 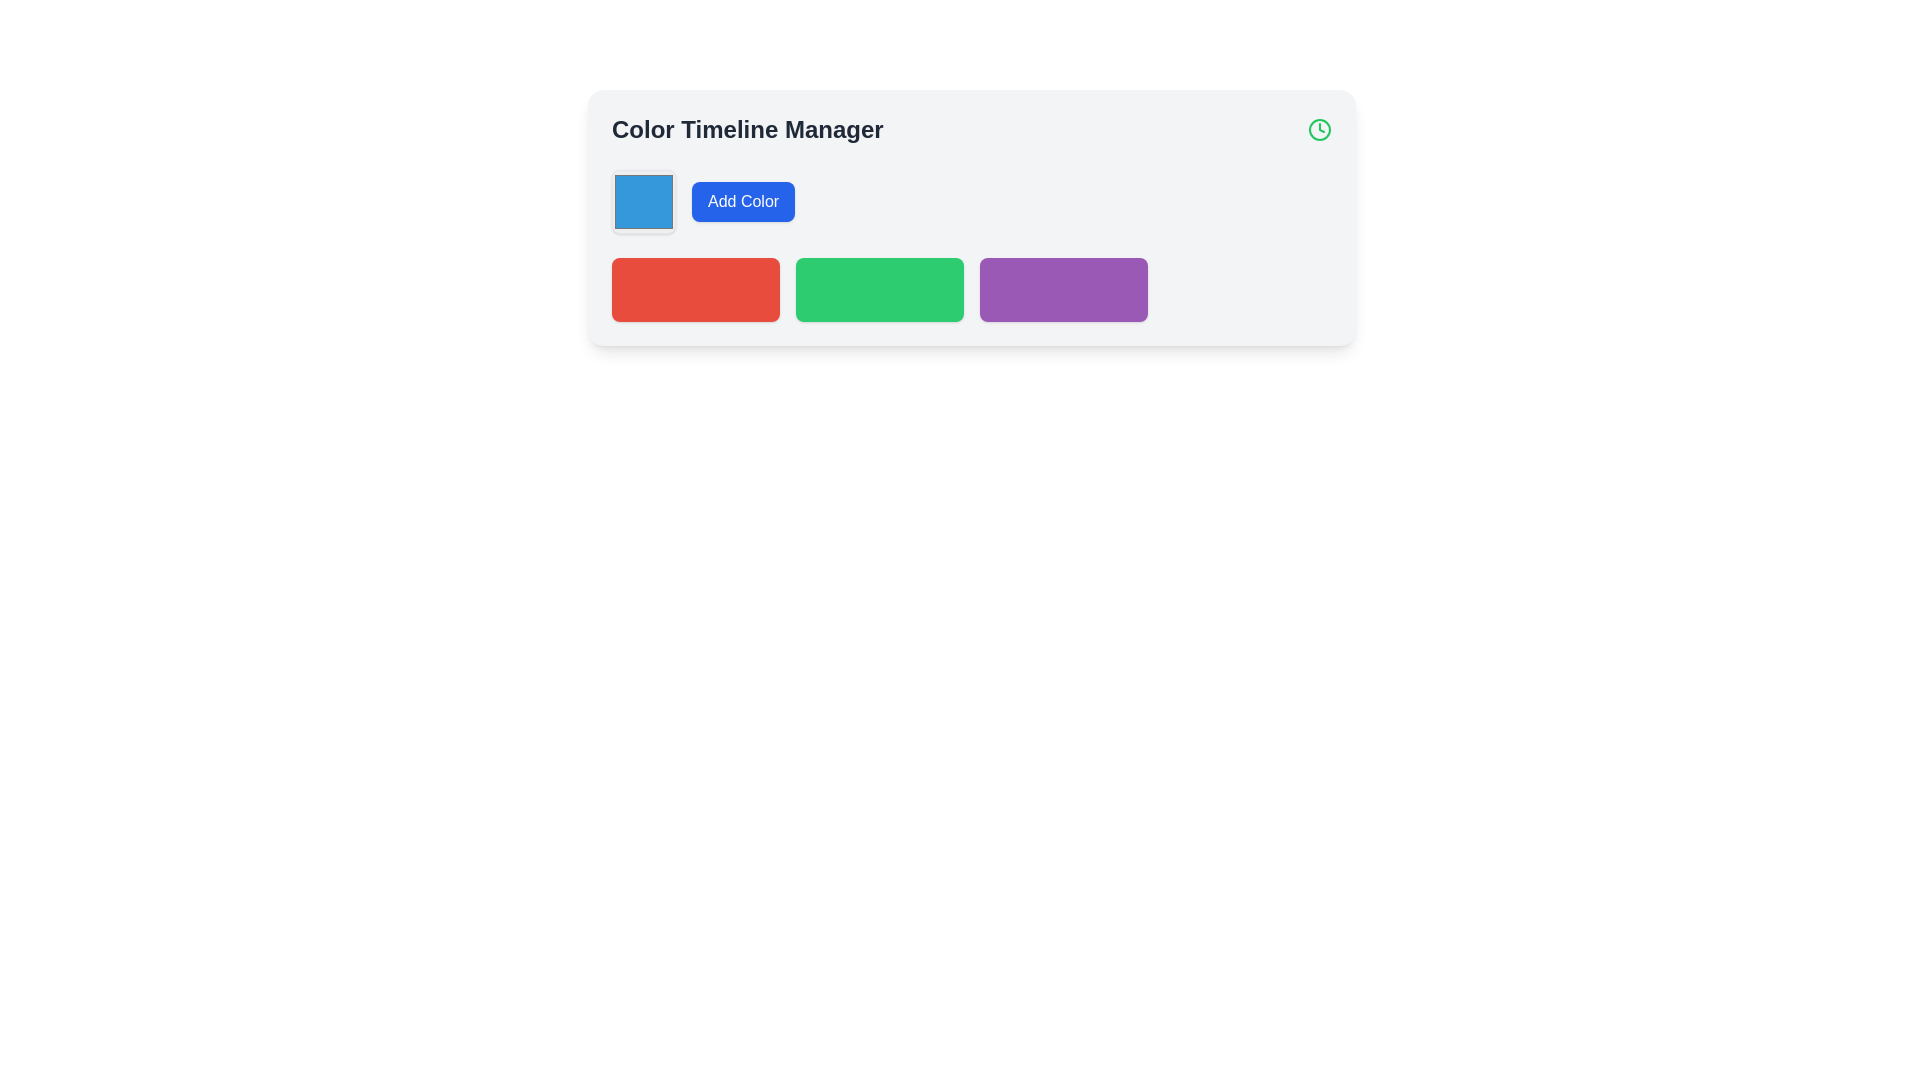 What do you see at coordinates (643, 201) in the screenshot?
I see `the solid blue square color indicator located in the 'Color Timeline Manager' panel` at bounding box center [643, 201].